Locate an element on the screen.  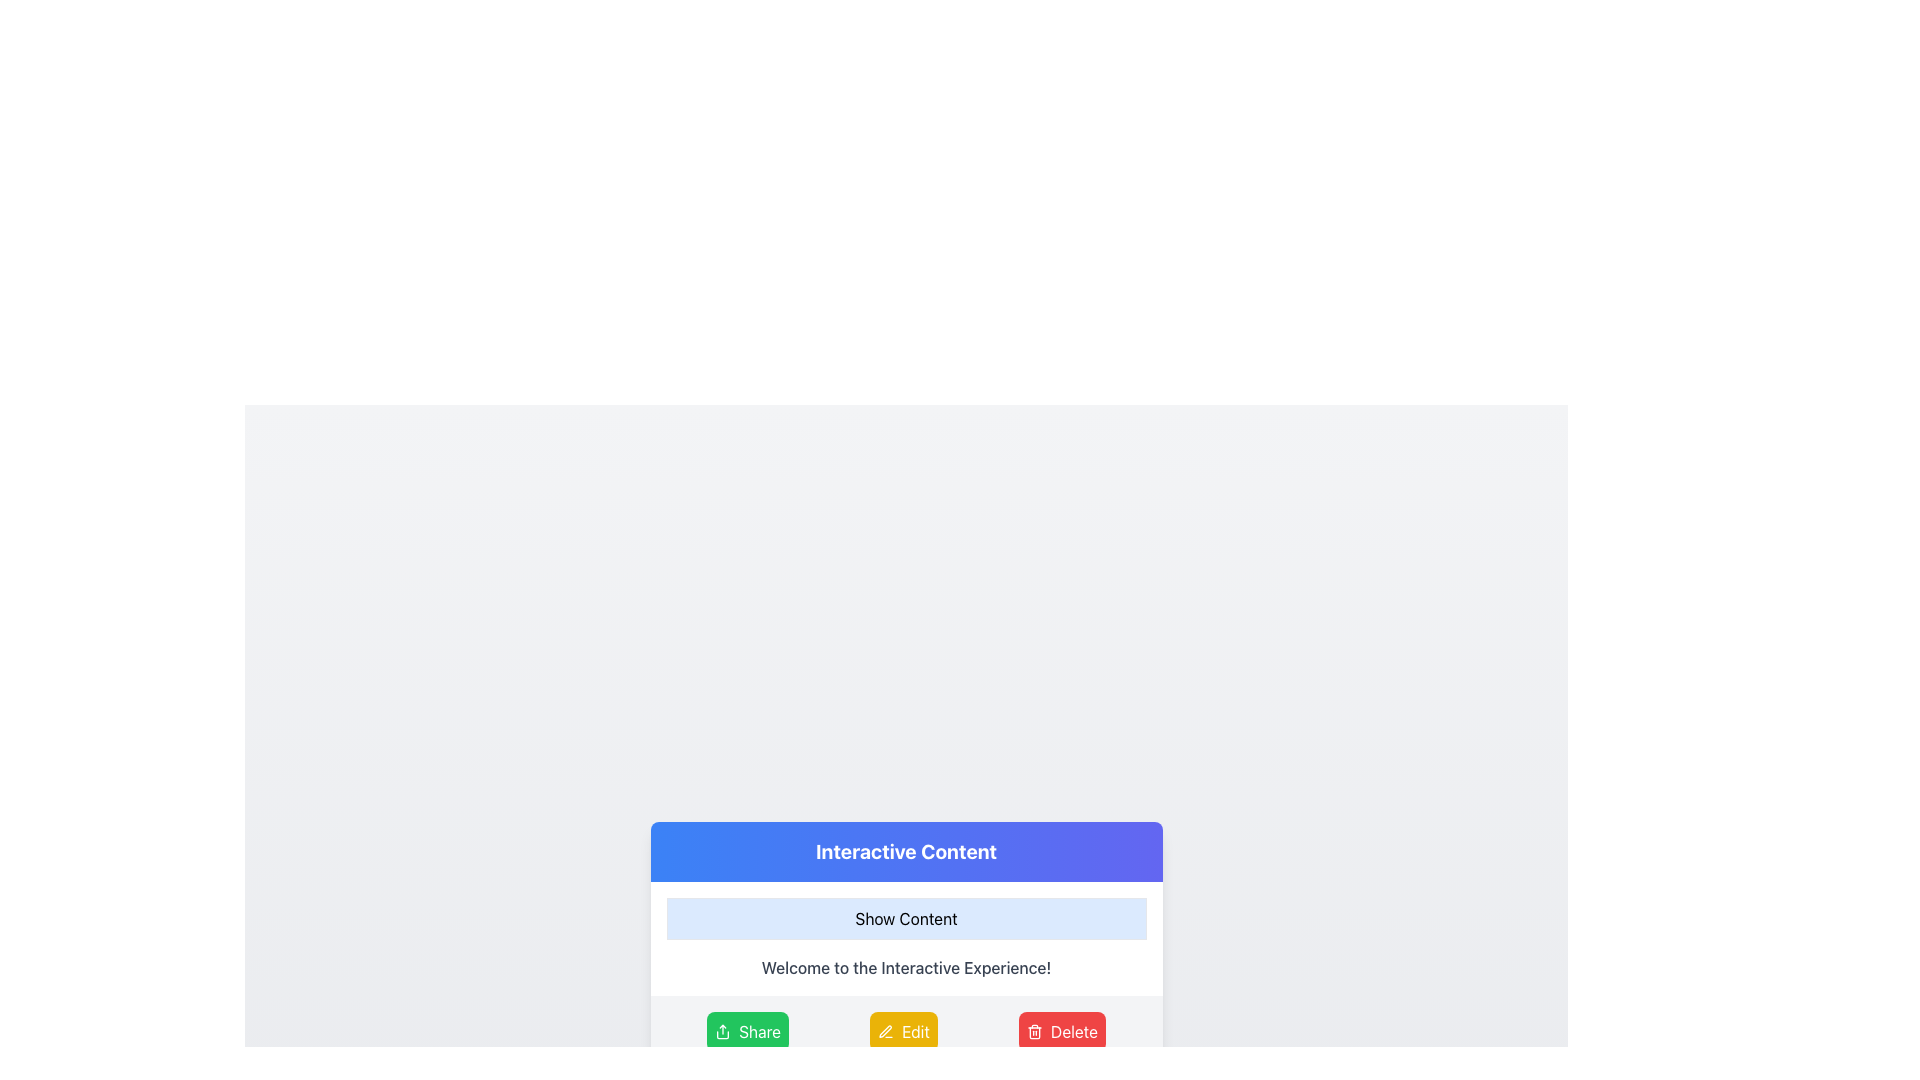
the sharing feature button label is located at coordinates (758, 1032).